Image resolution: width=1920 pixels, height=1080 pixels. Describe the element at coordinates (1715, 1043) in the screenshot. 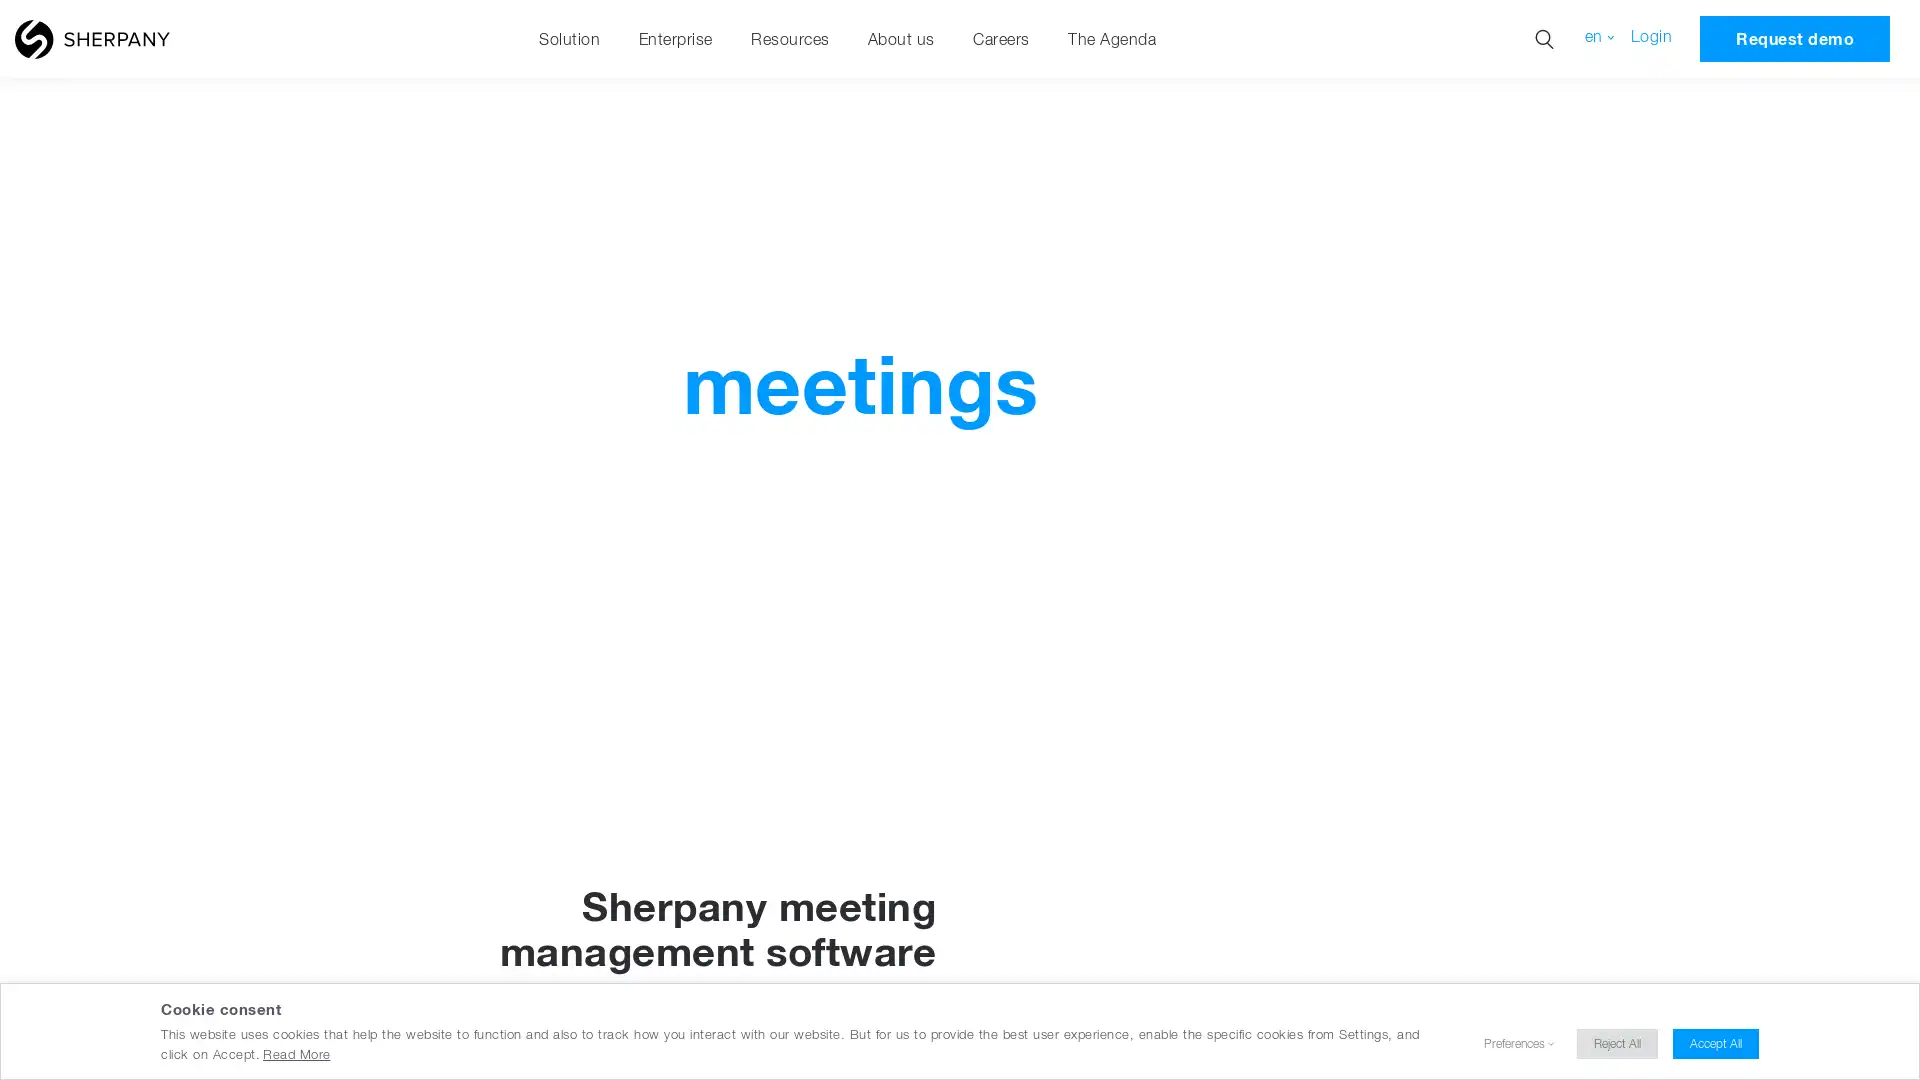

I see `Accept All` at that location.